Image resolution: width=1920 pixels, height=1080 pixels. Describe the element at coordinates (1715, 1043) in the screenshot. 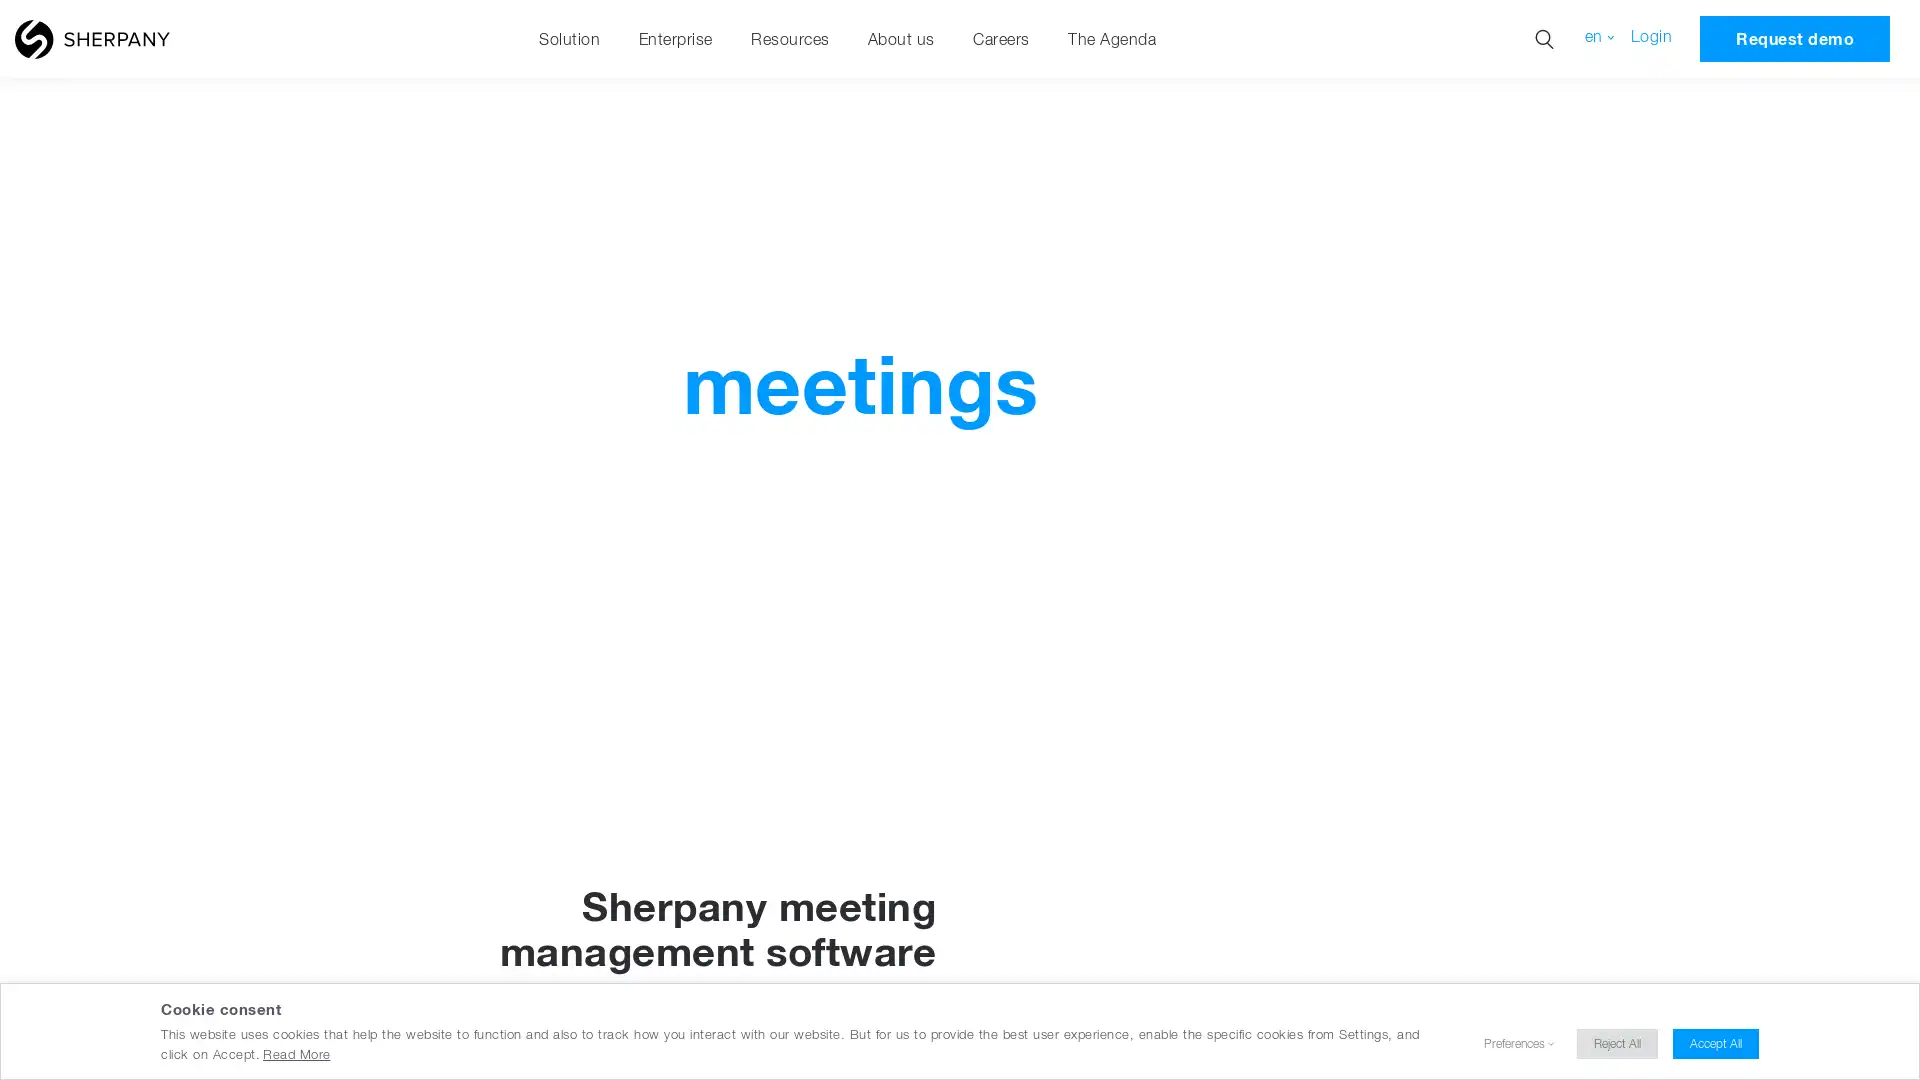

I see `Accept All` at that location.